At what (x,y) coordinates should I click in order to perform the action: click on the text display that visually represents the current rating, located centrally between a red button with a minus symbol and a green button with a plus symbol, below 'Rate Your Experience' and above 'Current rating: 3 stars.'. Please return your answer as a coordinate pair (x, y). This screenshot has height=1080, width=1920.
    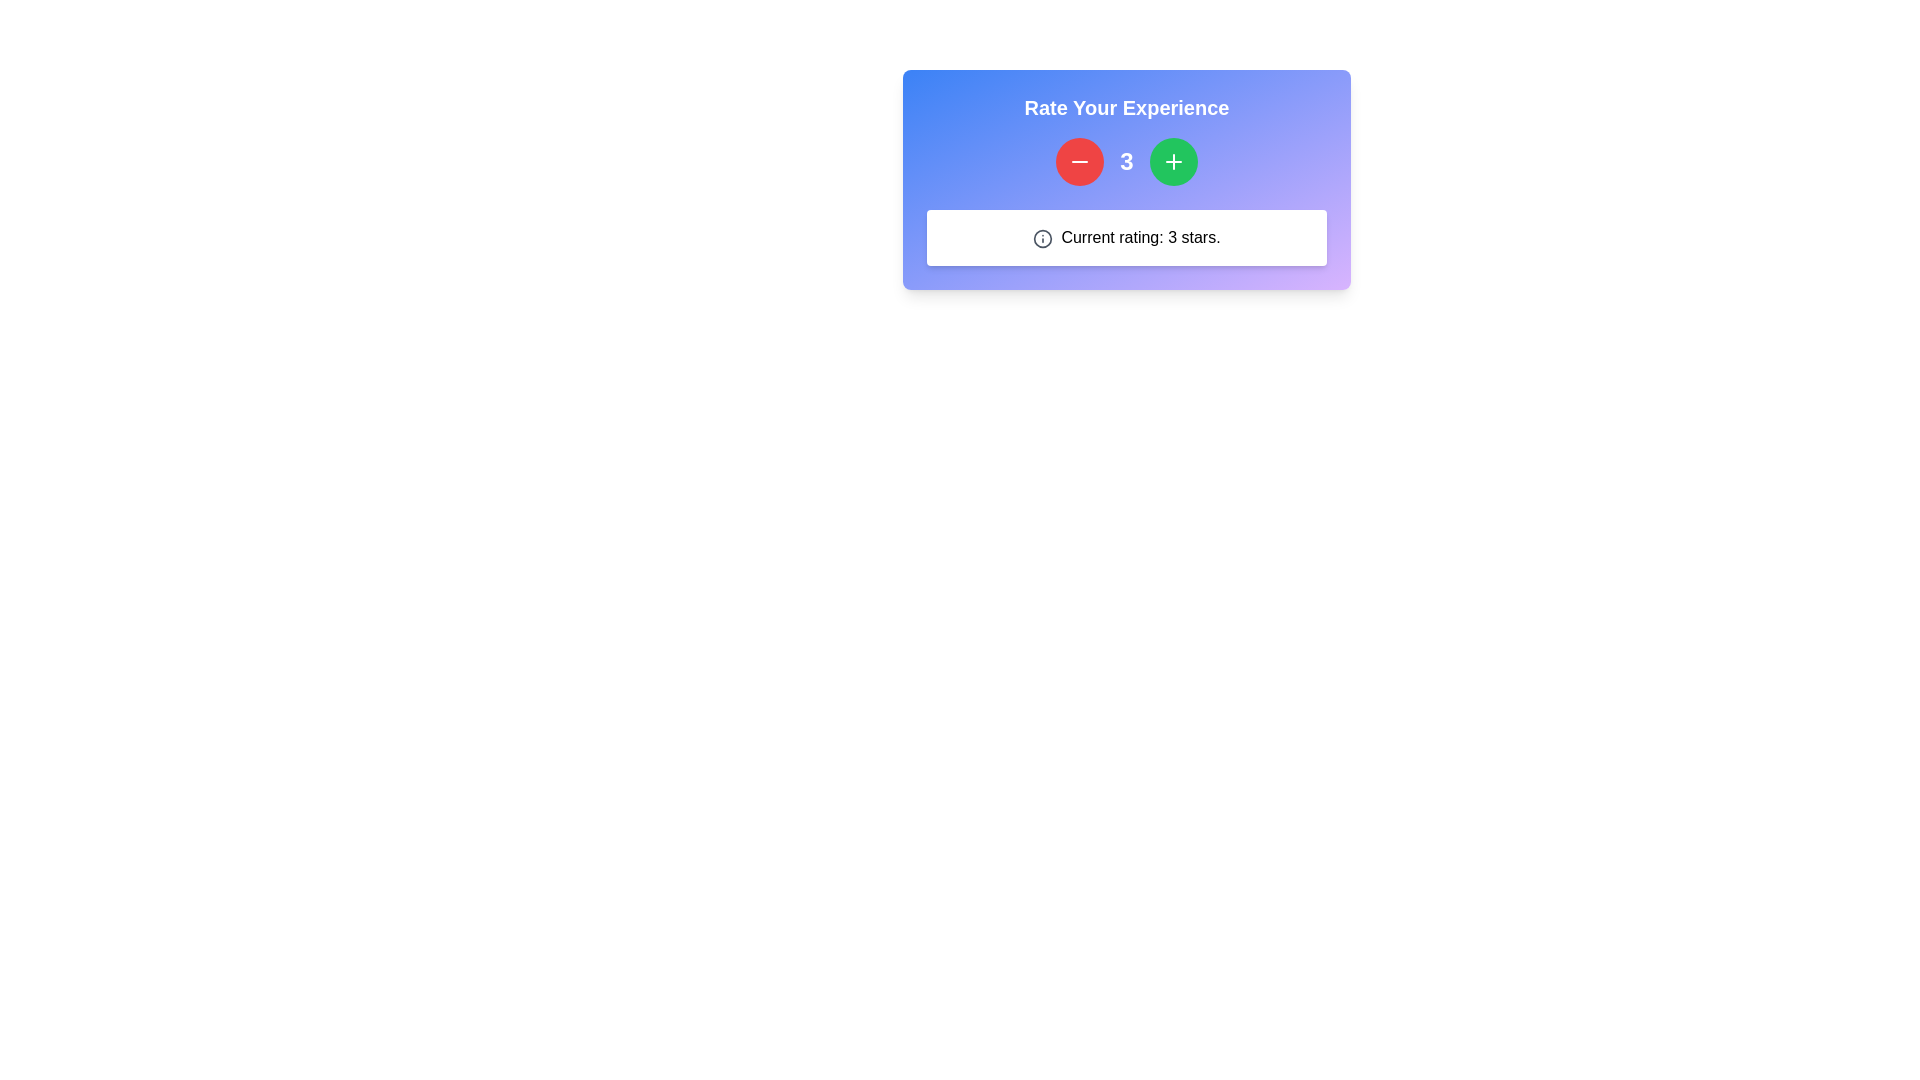
    Looking at the image, I should click on (1127, 161).